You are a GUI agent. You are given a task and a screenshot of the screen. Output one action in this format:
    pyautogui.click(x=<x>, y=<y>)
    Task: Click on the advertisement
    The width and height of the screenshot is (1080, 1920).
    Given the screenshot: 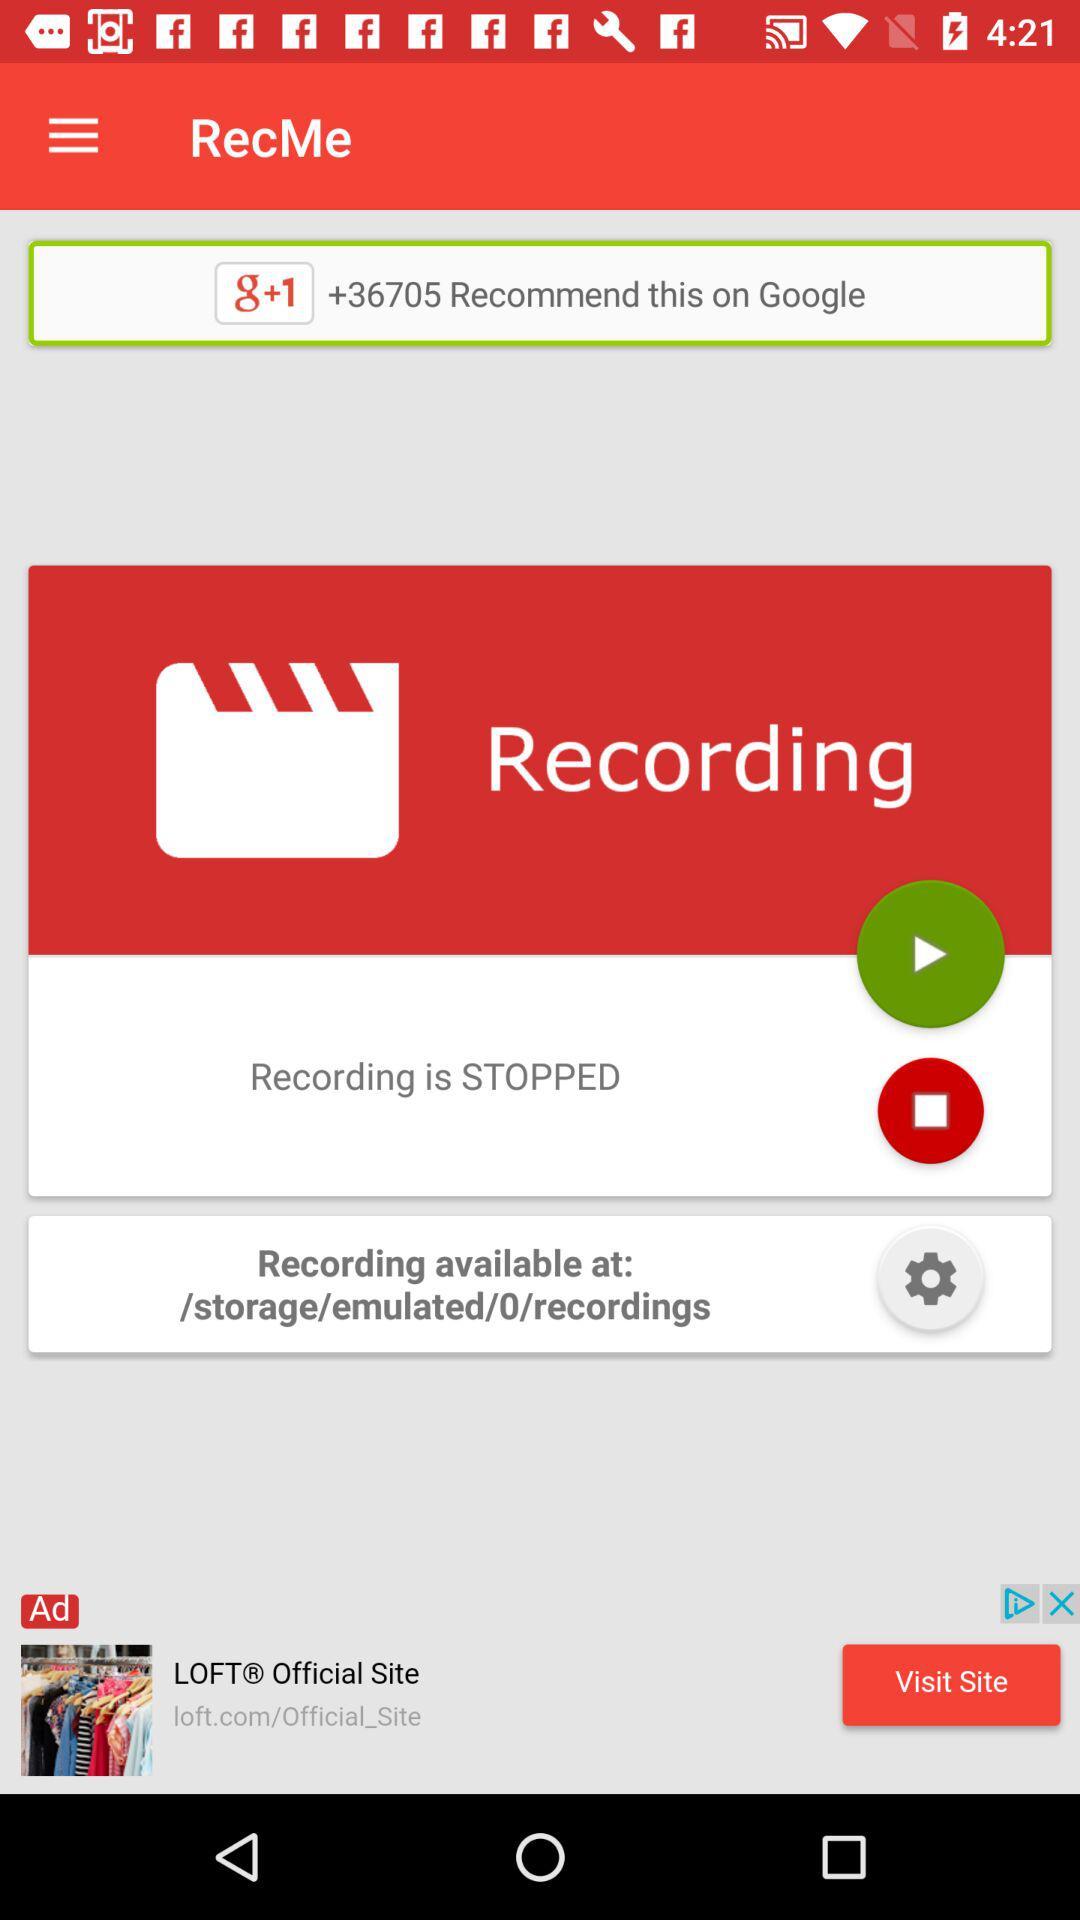 What is the action you would take?
    pyautogui.click(x=540, y=1688)
    